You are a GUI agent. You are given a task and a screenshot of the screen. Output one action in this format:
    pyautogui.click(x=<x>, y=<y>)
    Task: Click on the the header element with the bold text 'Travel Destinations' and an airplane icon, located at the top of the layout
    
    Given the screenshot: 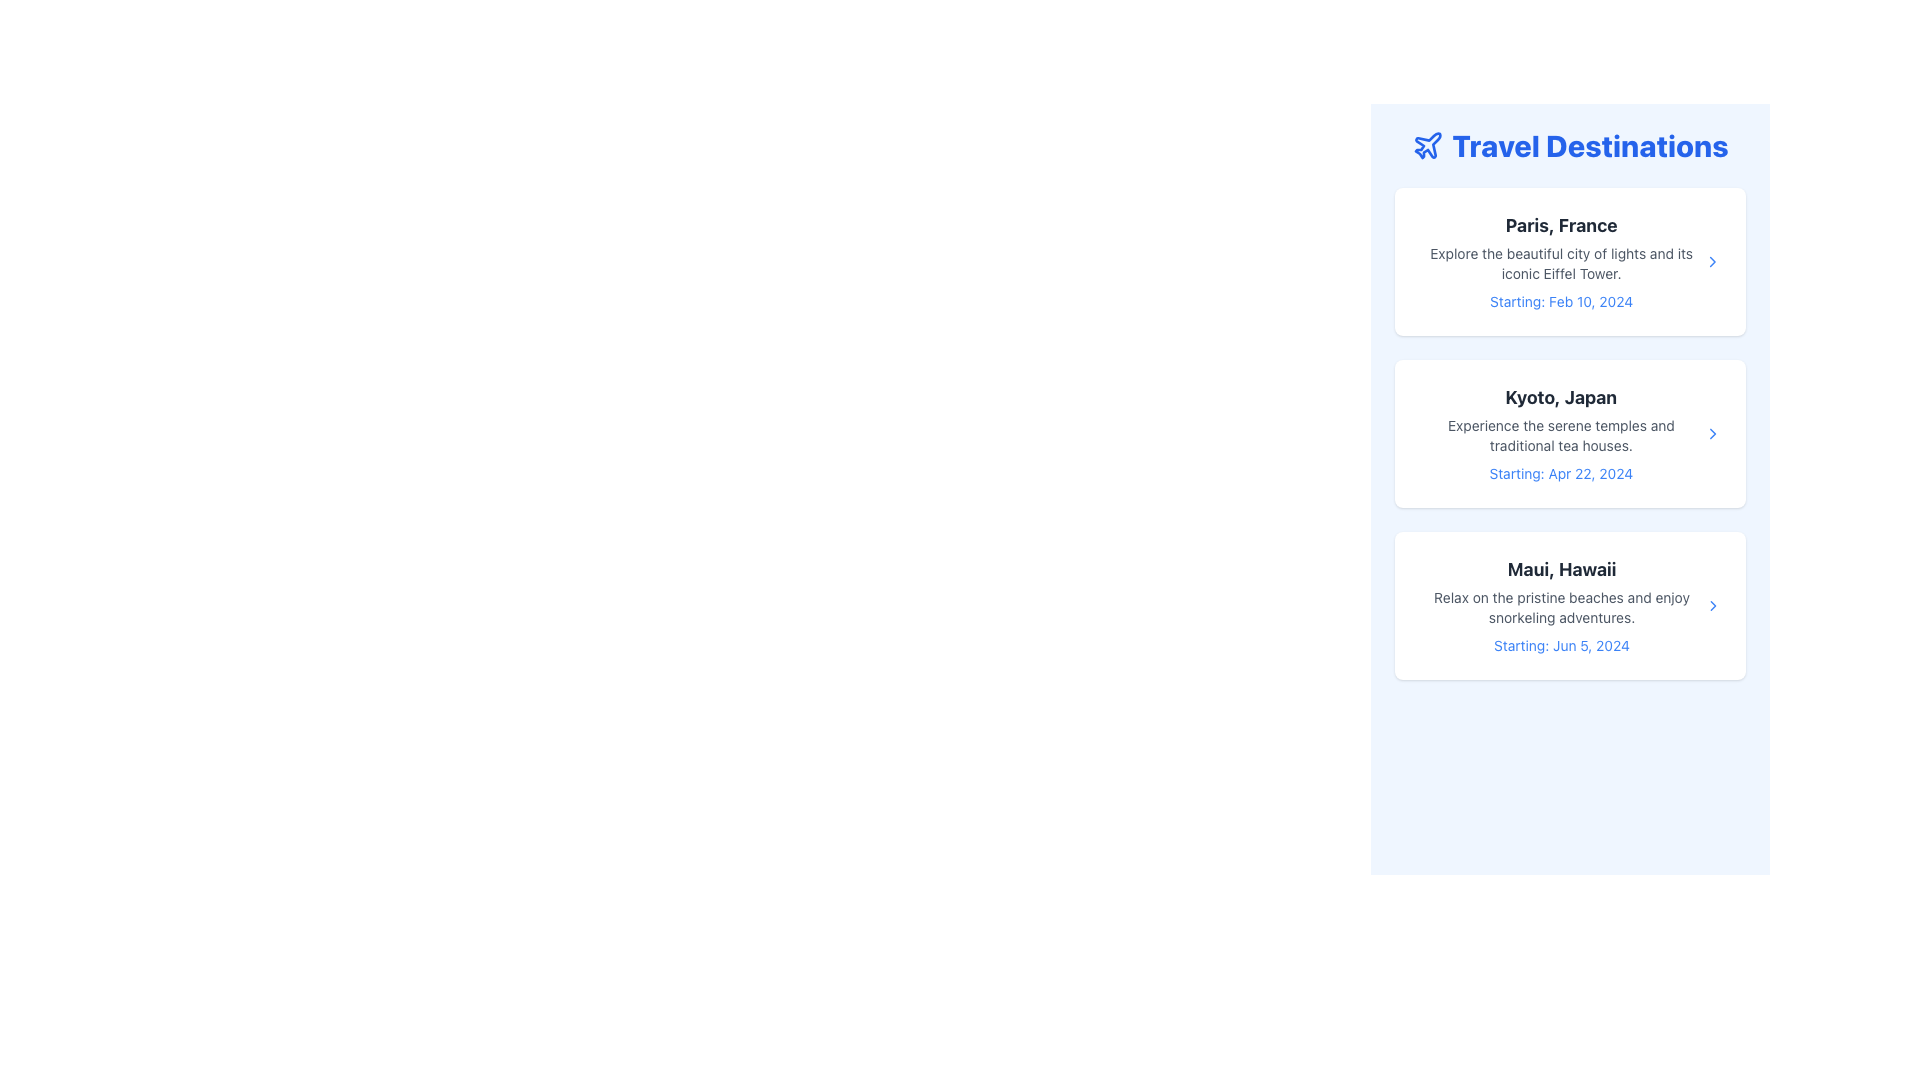 What is the action you would take?
    pyautogui.click(x=1569, y=145)
    